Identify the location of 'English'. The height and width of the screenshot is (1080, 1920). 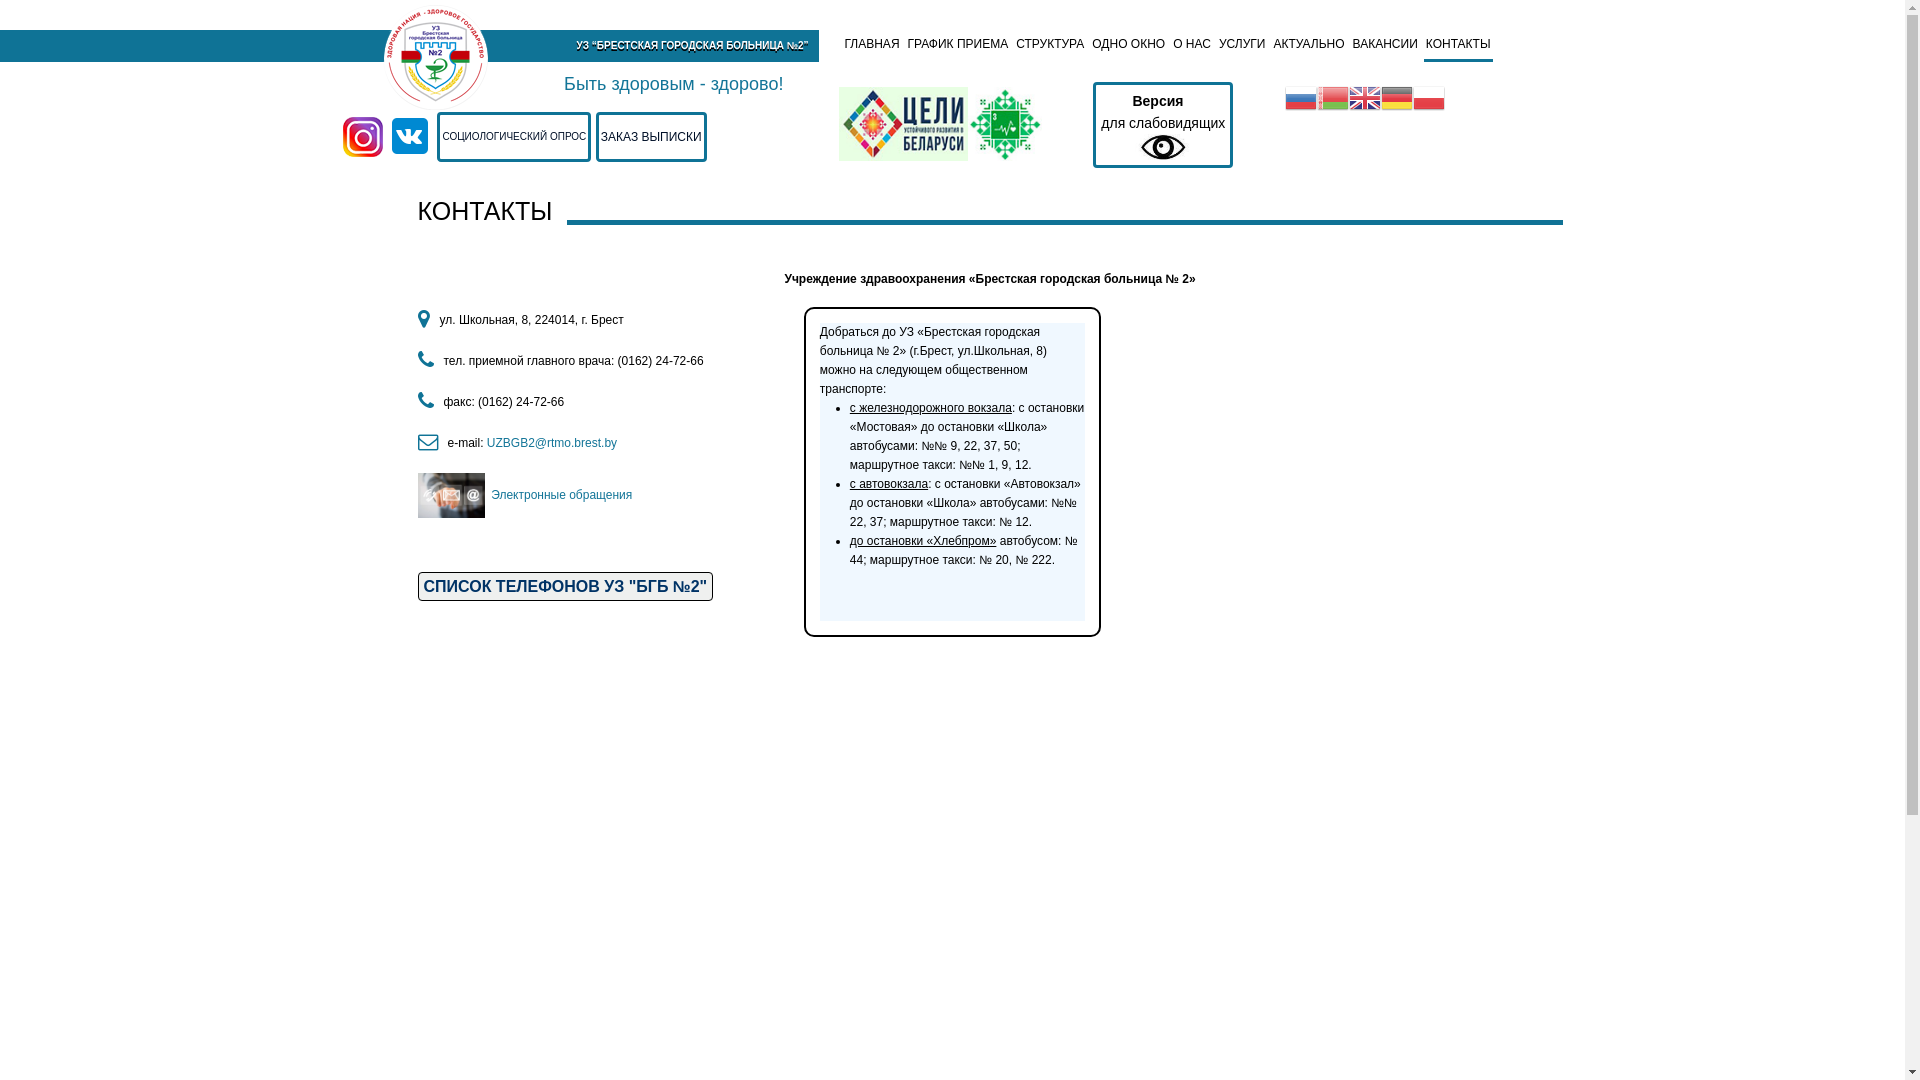
(1363, 96).